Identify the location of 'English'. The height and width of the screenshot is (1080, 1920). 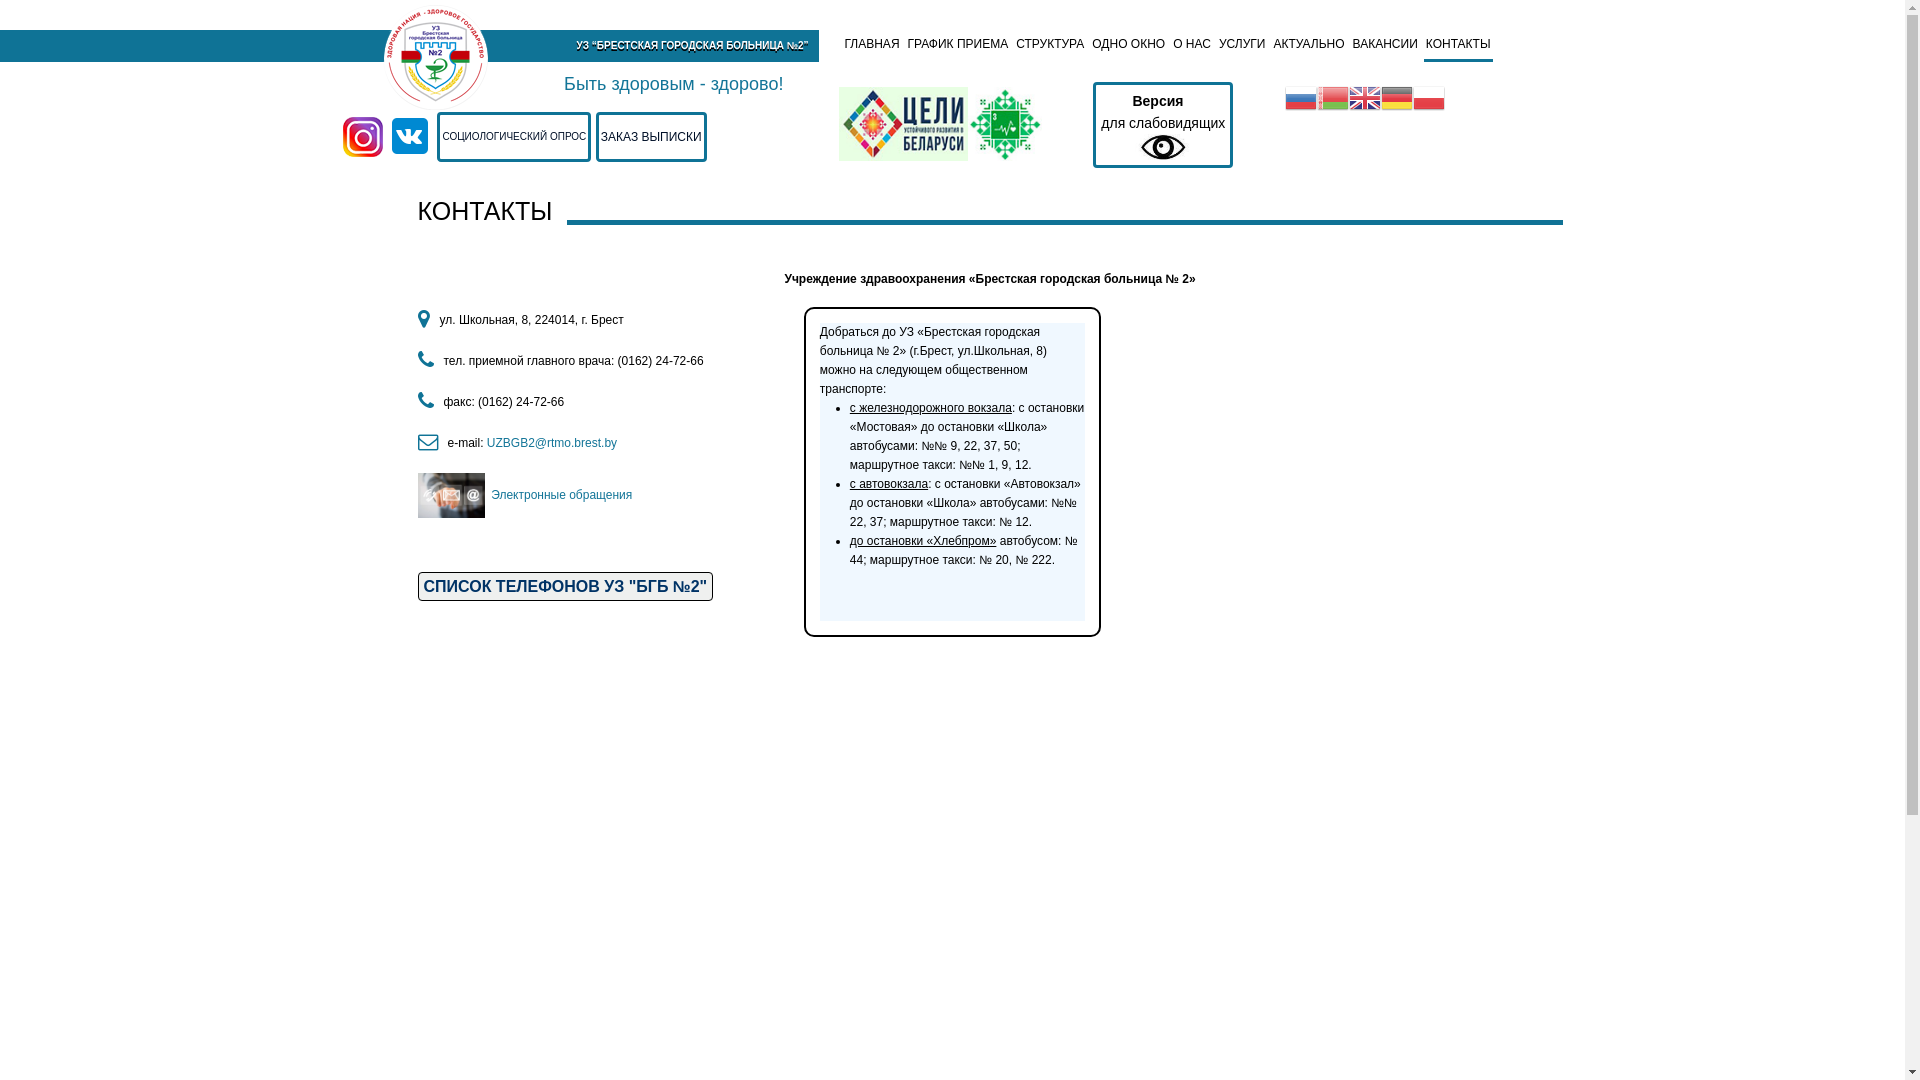
(1363, 96).